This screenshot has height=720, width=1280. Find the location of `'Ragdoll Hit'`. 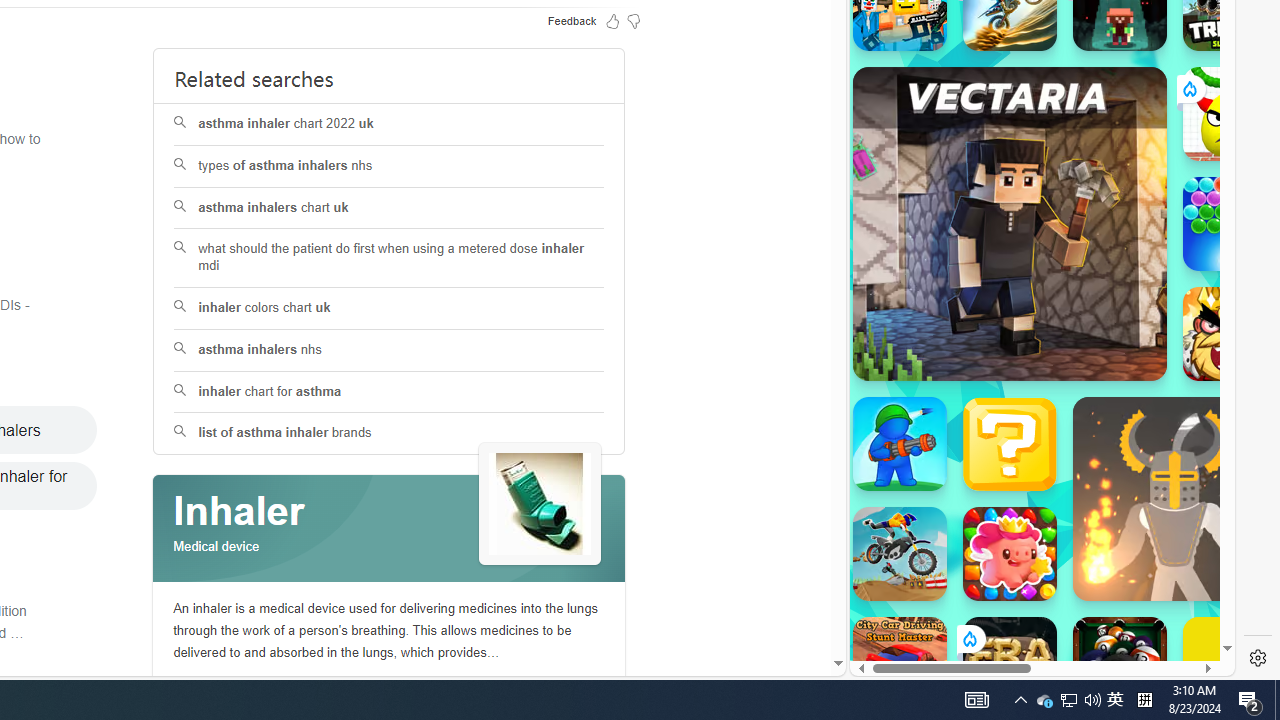

'Ragdoll Hit' is located at coordinates (1175, 497).